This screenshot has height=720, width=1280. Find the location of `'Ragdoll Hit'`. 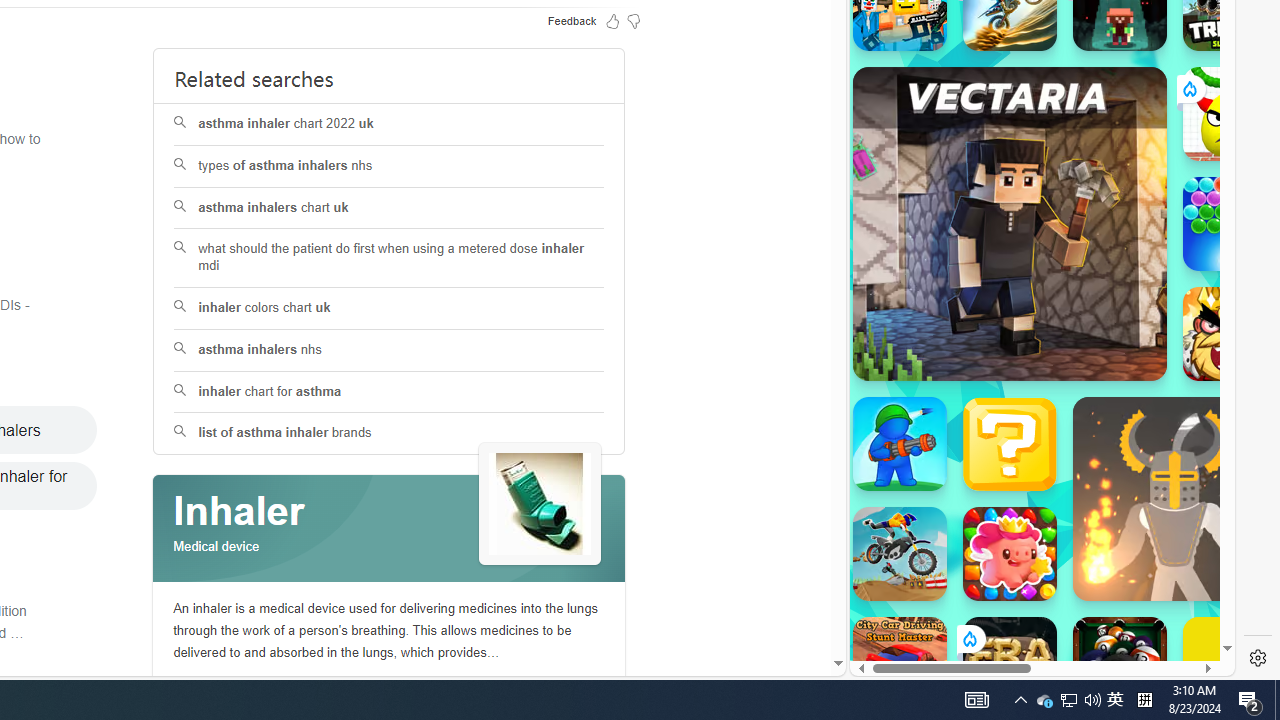

'Ragdoll Hit' is located at coordinates (1175, 497).